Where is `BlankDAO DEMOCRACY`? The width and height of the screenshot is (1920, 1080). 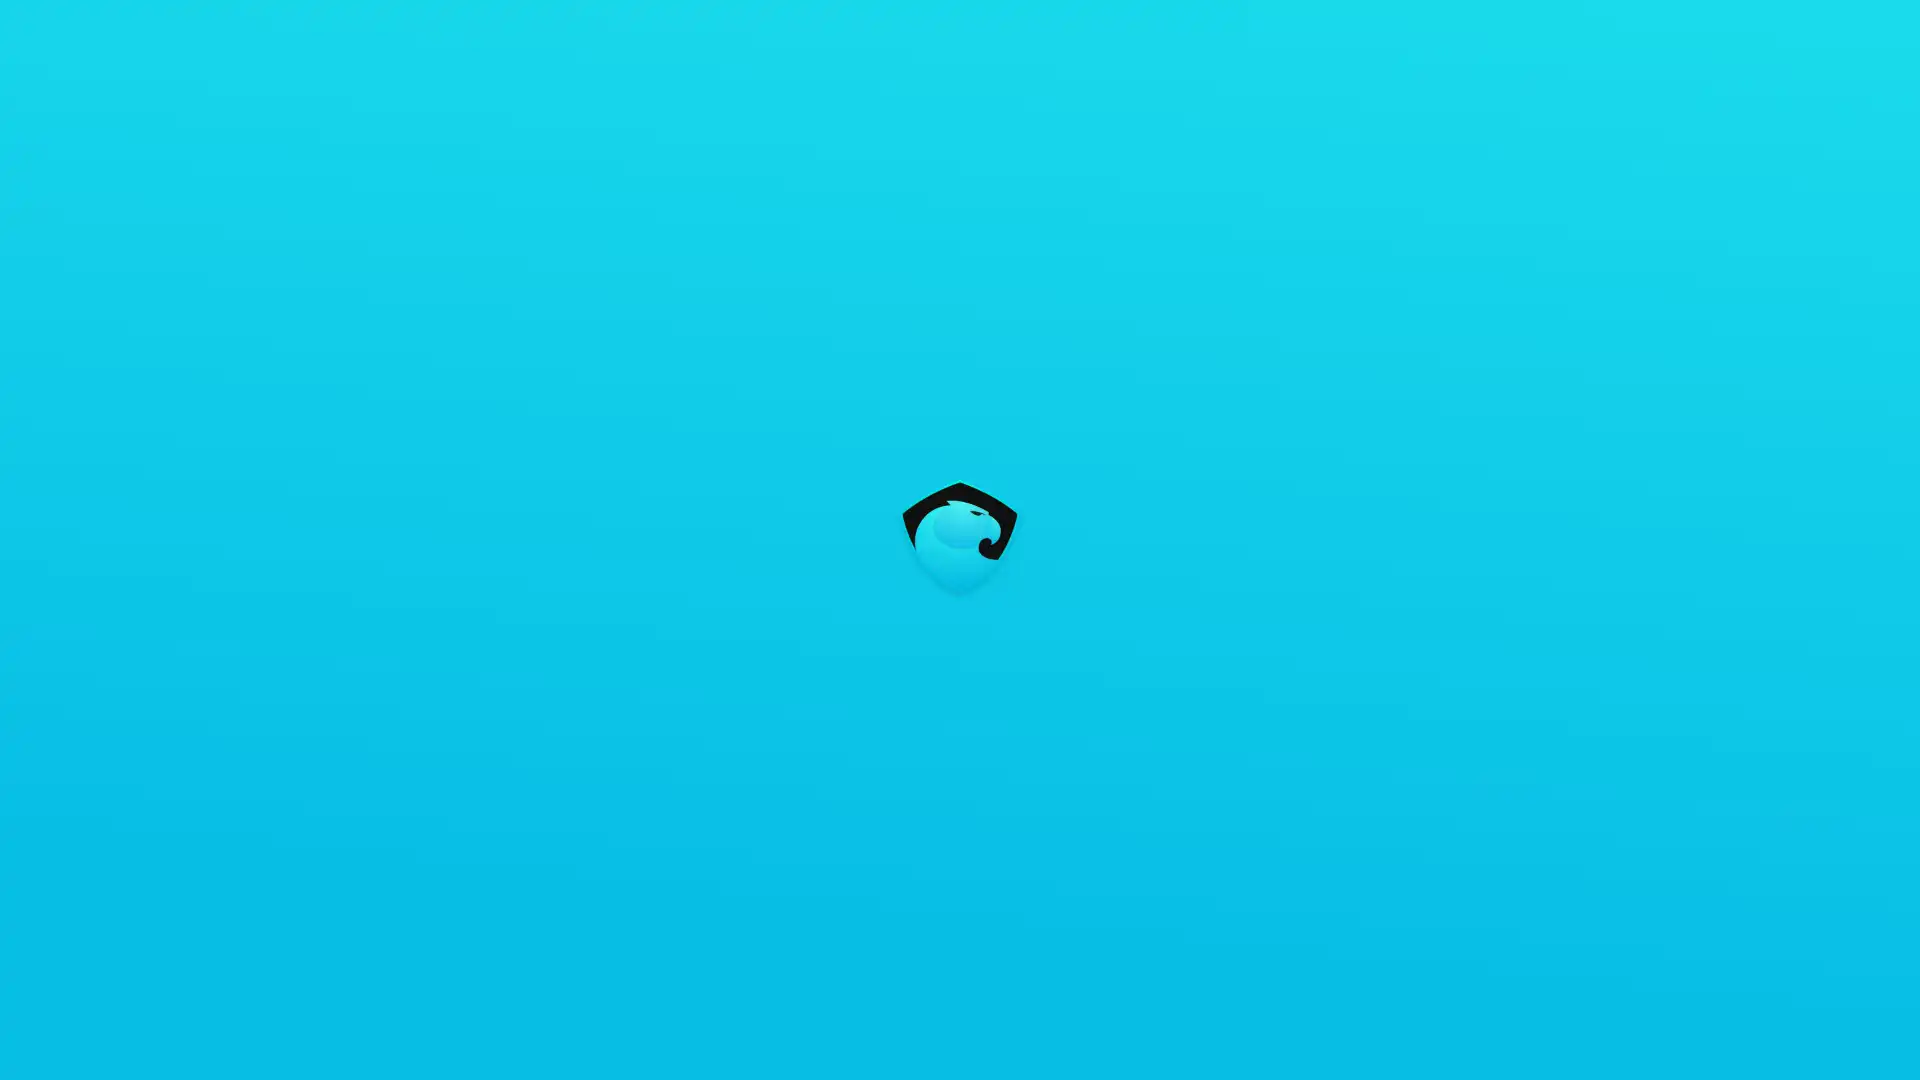
BlankDAO DEMOCRACY is located at coordinates (1227, 358).